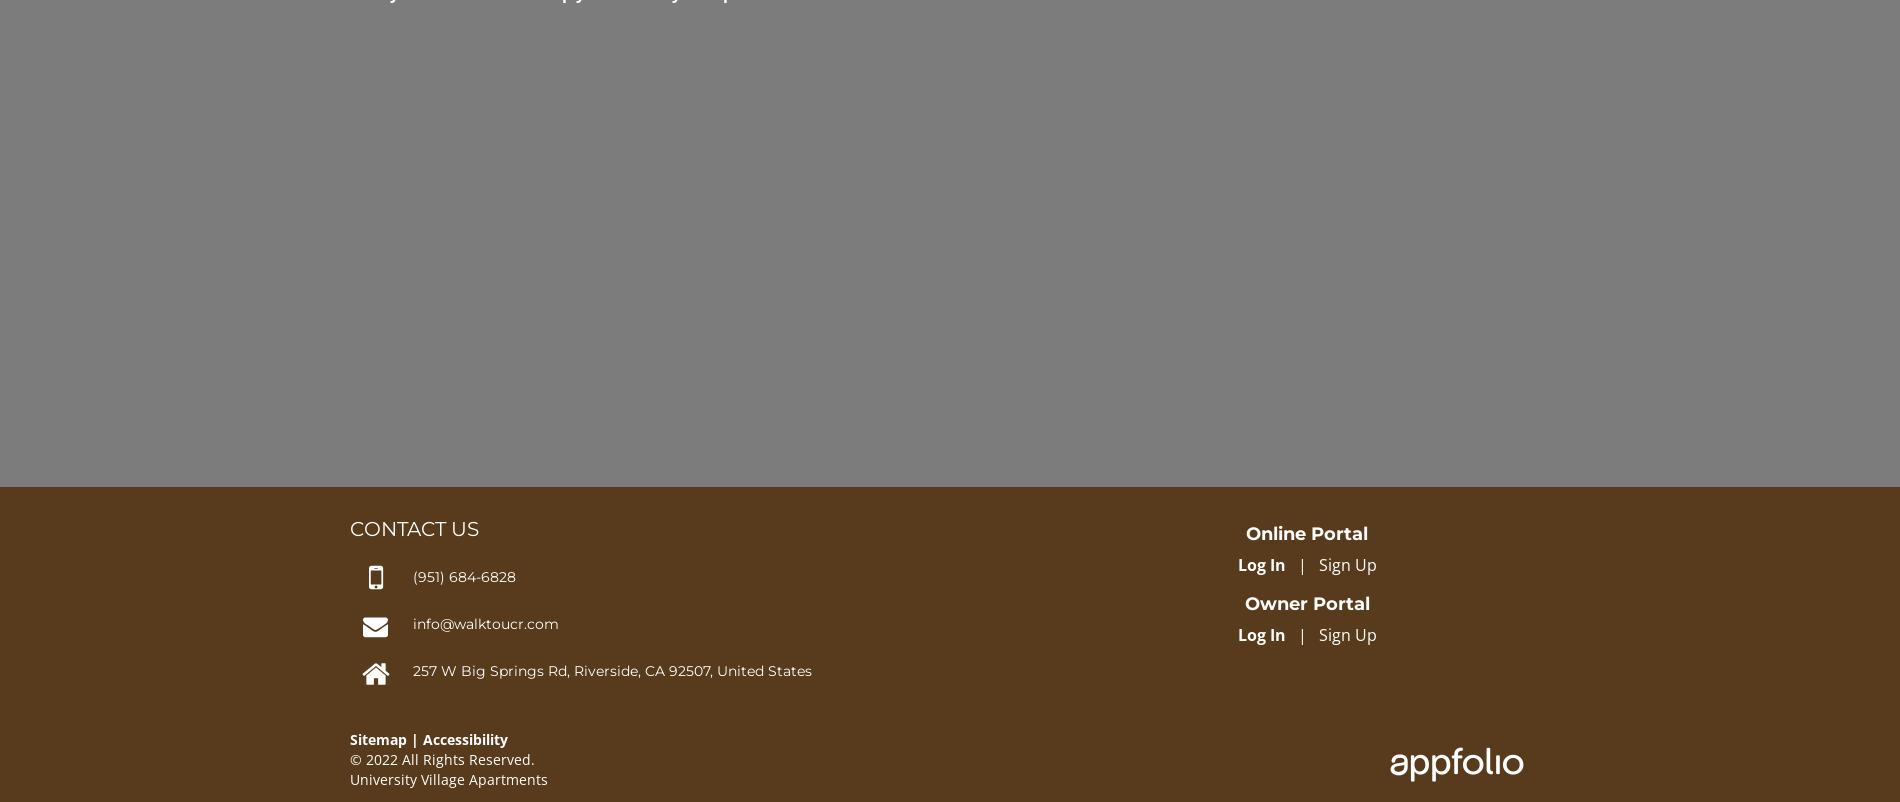 The image size is (1900, 802). What do you see at coordinates (1306, 532) in the screenshot?
I see `'Online Portal'` at bounding box center [1306, 532].